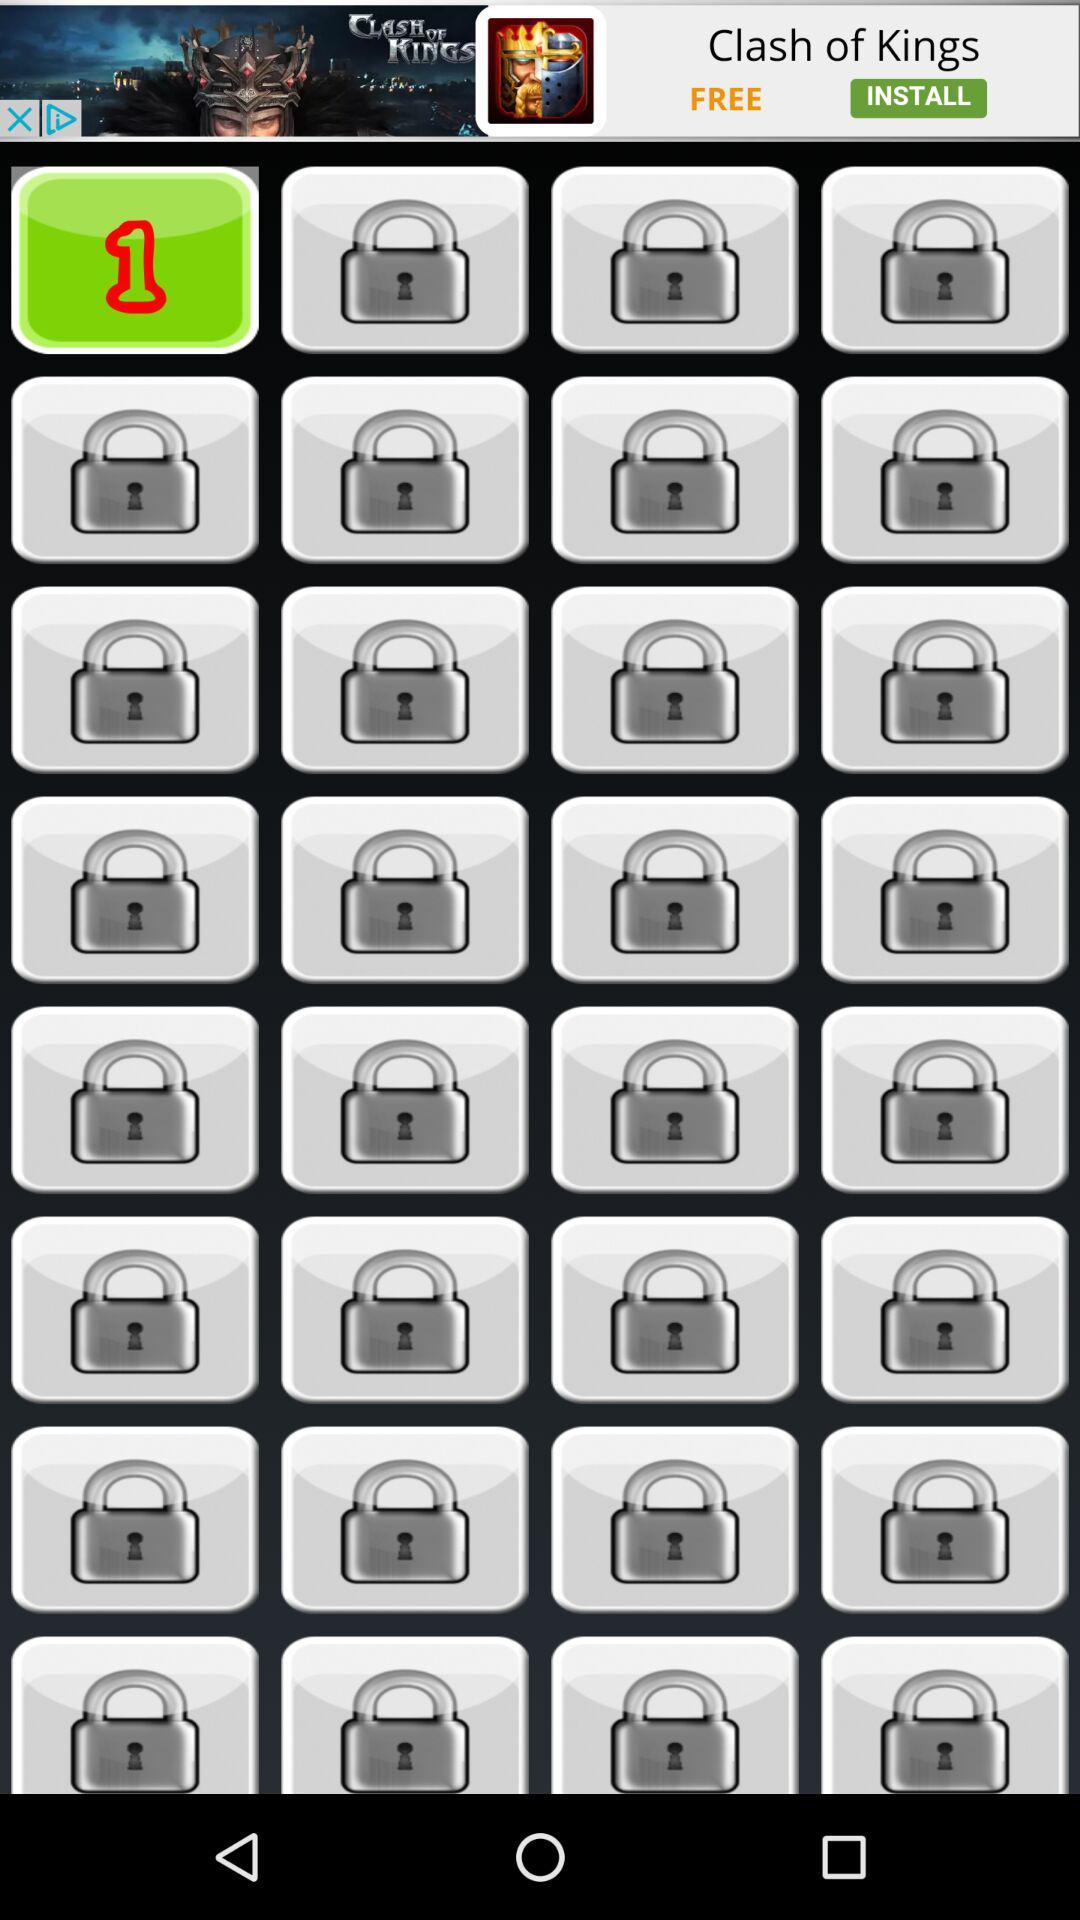  What do you see at coordinates (405, 1099) in the screenshot?
I see `unlock item` at bounding box center [405, 1099].